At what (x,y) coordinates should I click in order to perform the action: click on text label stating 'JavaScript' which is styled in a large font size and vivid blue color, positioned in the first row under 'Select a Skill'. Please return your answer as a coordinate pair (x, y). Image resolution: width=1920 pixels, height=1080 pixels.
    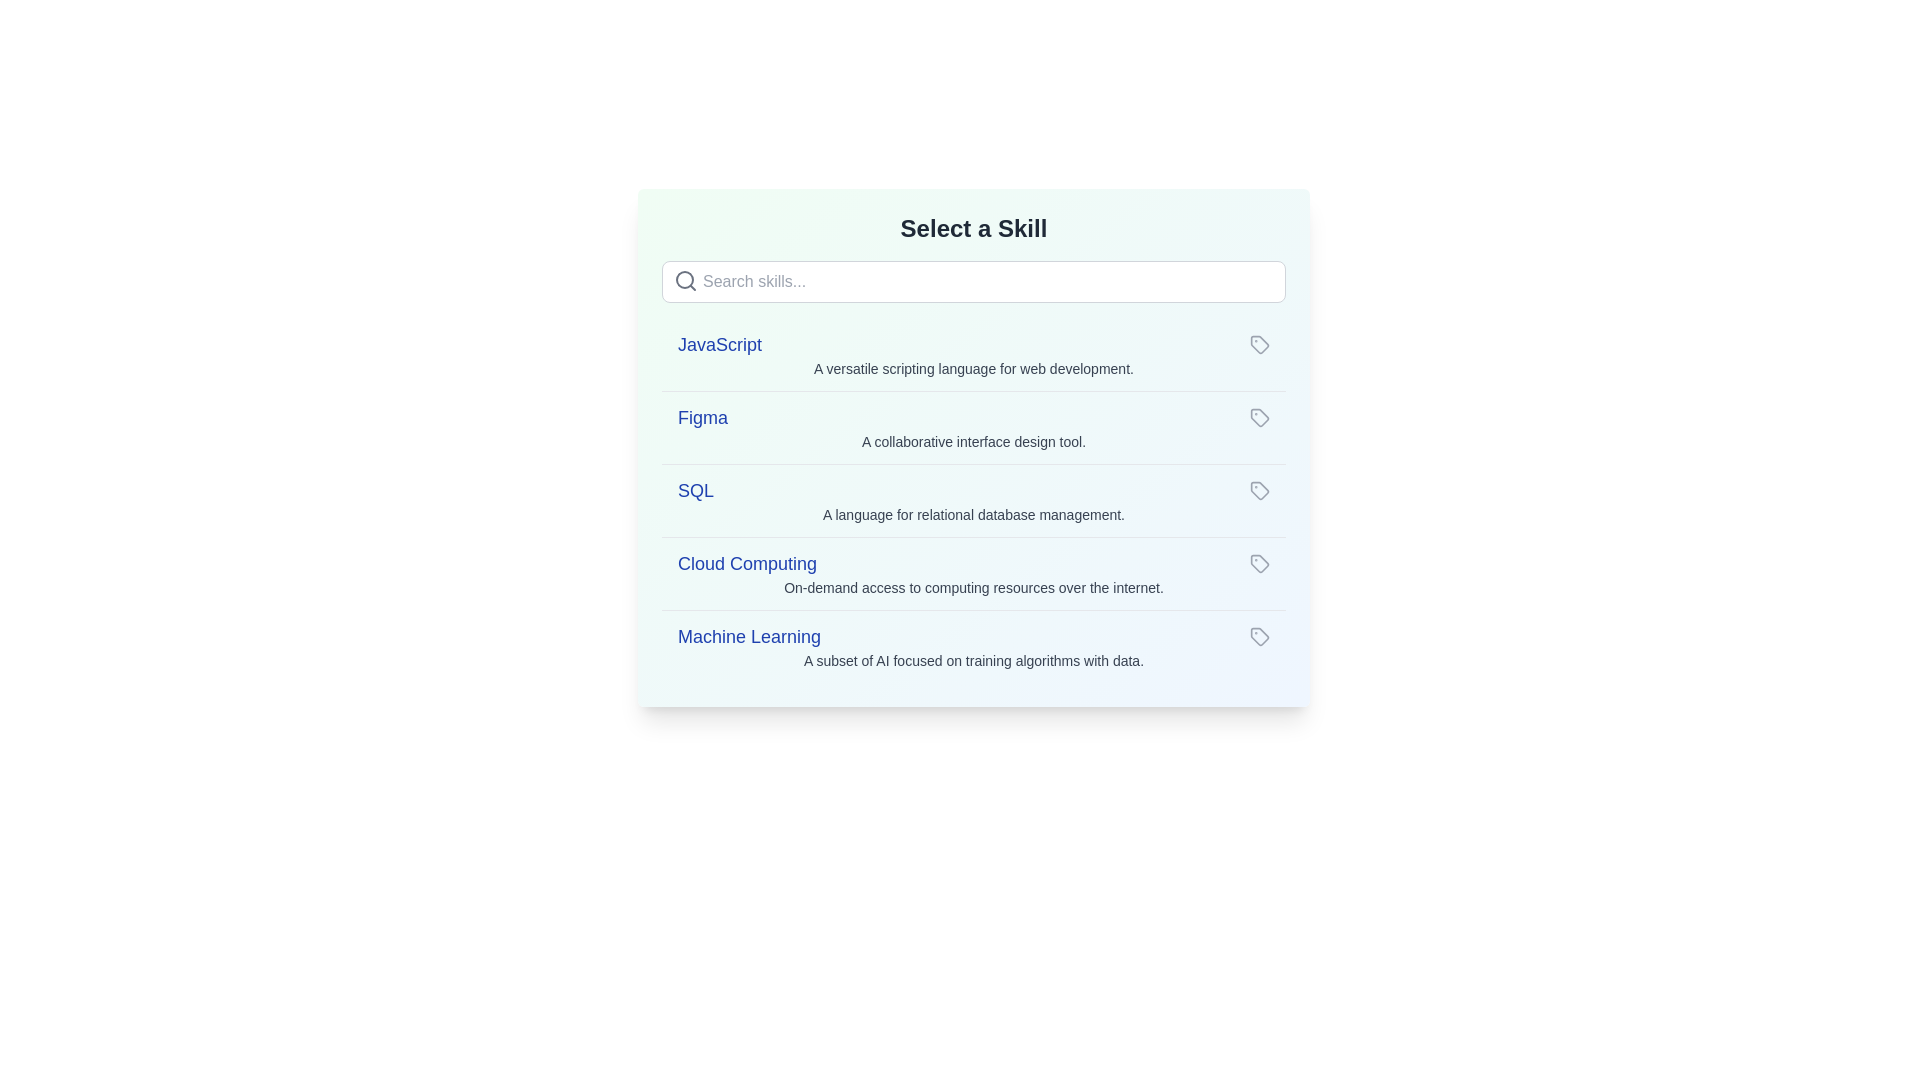
    Looking at the image, I should click on (720, 343).